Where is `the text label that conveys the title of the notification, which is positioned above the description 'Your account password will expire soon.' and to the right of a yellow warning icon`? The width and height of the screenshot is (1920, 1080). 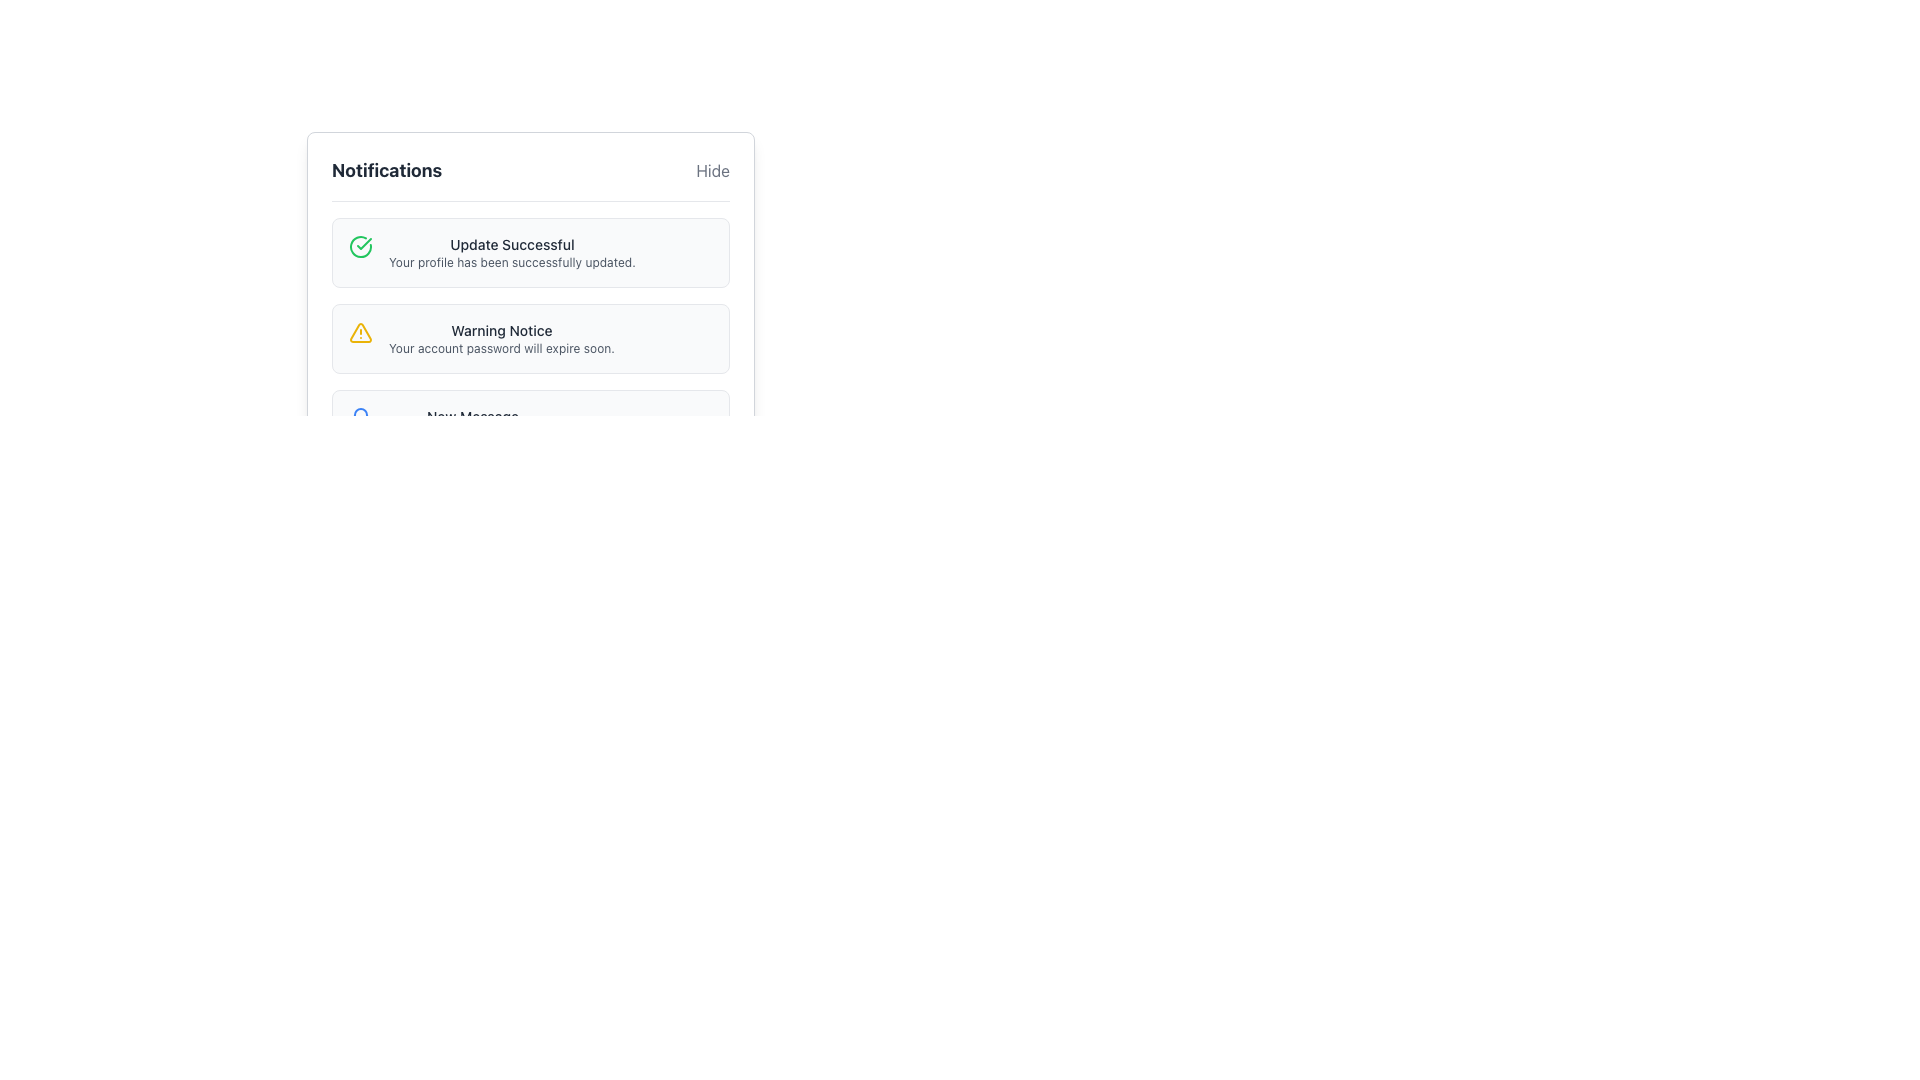 the text label that conveys the title of the notification, which is positioned above the description 'Your account password will expire soon.' and to the right of a yellow warning icon is located at coordinates (501, 330).